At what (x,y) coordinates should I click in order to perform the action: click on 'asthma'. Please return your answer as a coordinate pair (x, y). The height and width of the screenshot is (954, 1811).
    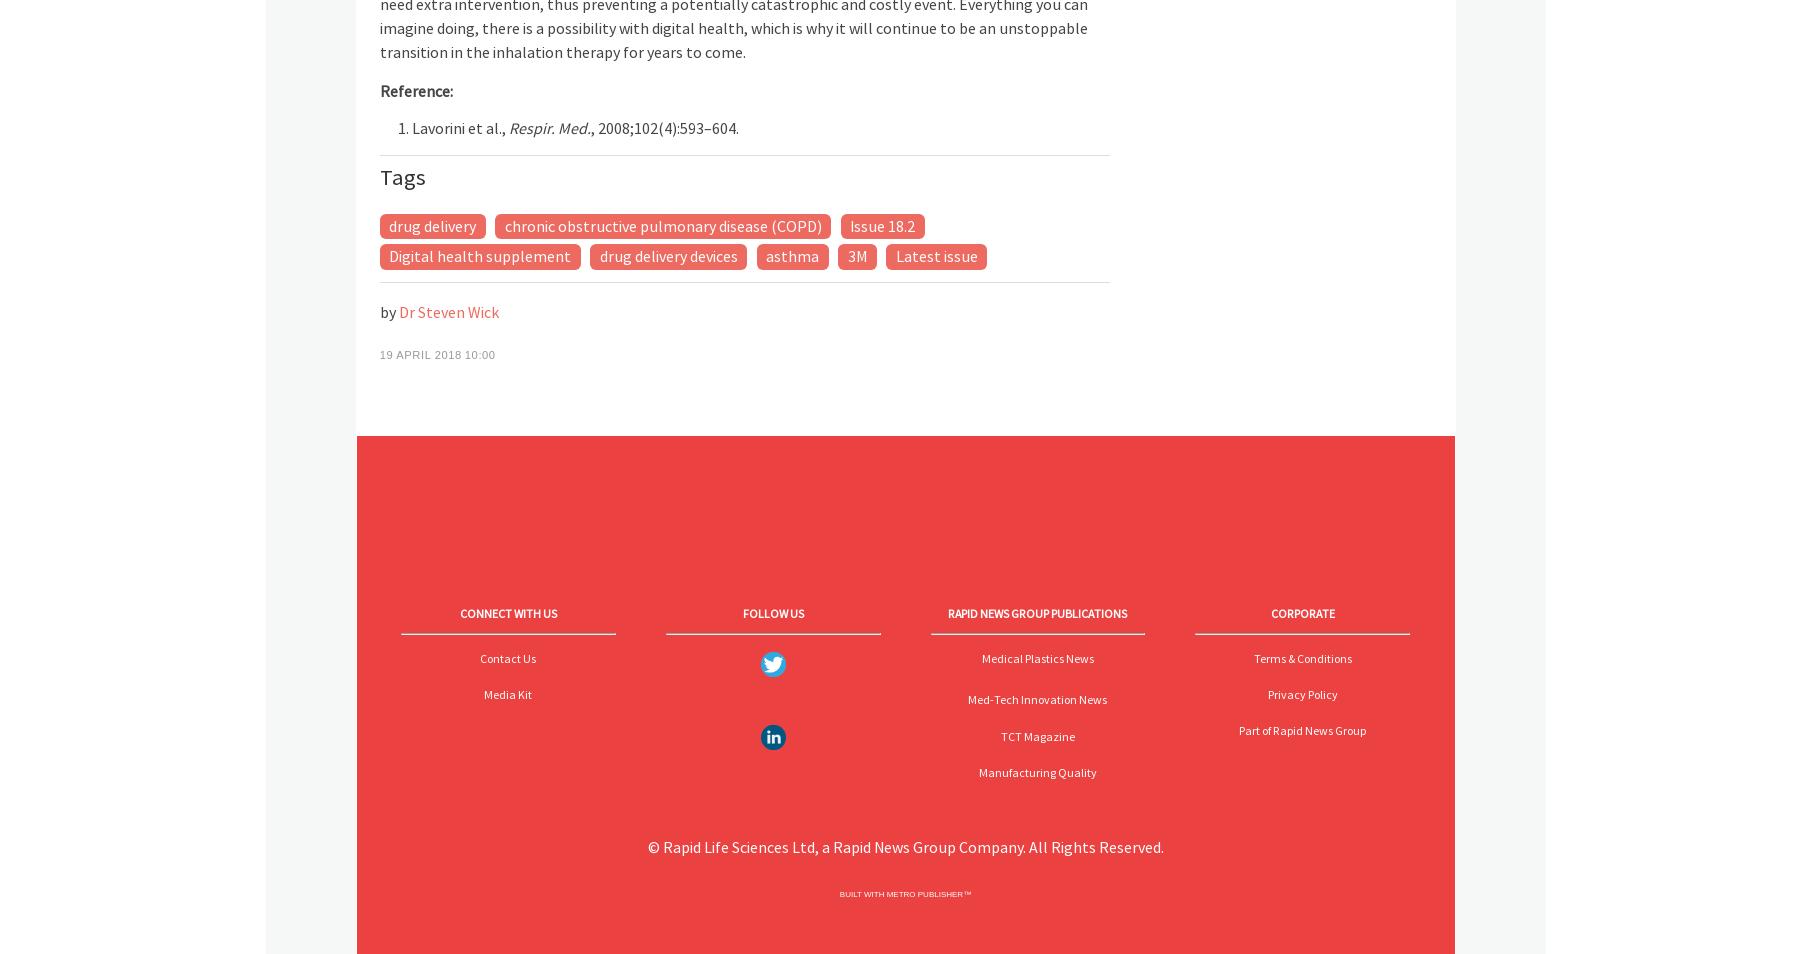
    Looking at the image, I should click on (765, 255).